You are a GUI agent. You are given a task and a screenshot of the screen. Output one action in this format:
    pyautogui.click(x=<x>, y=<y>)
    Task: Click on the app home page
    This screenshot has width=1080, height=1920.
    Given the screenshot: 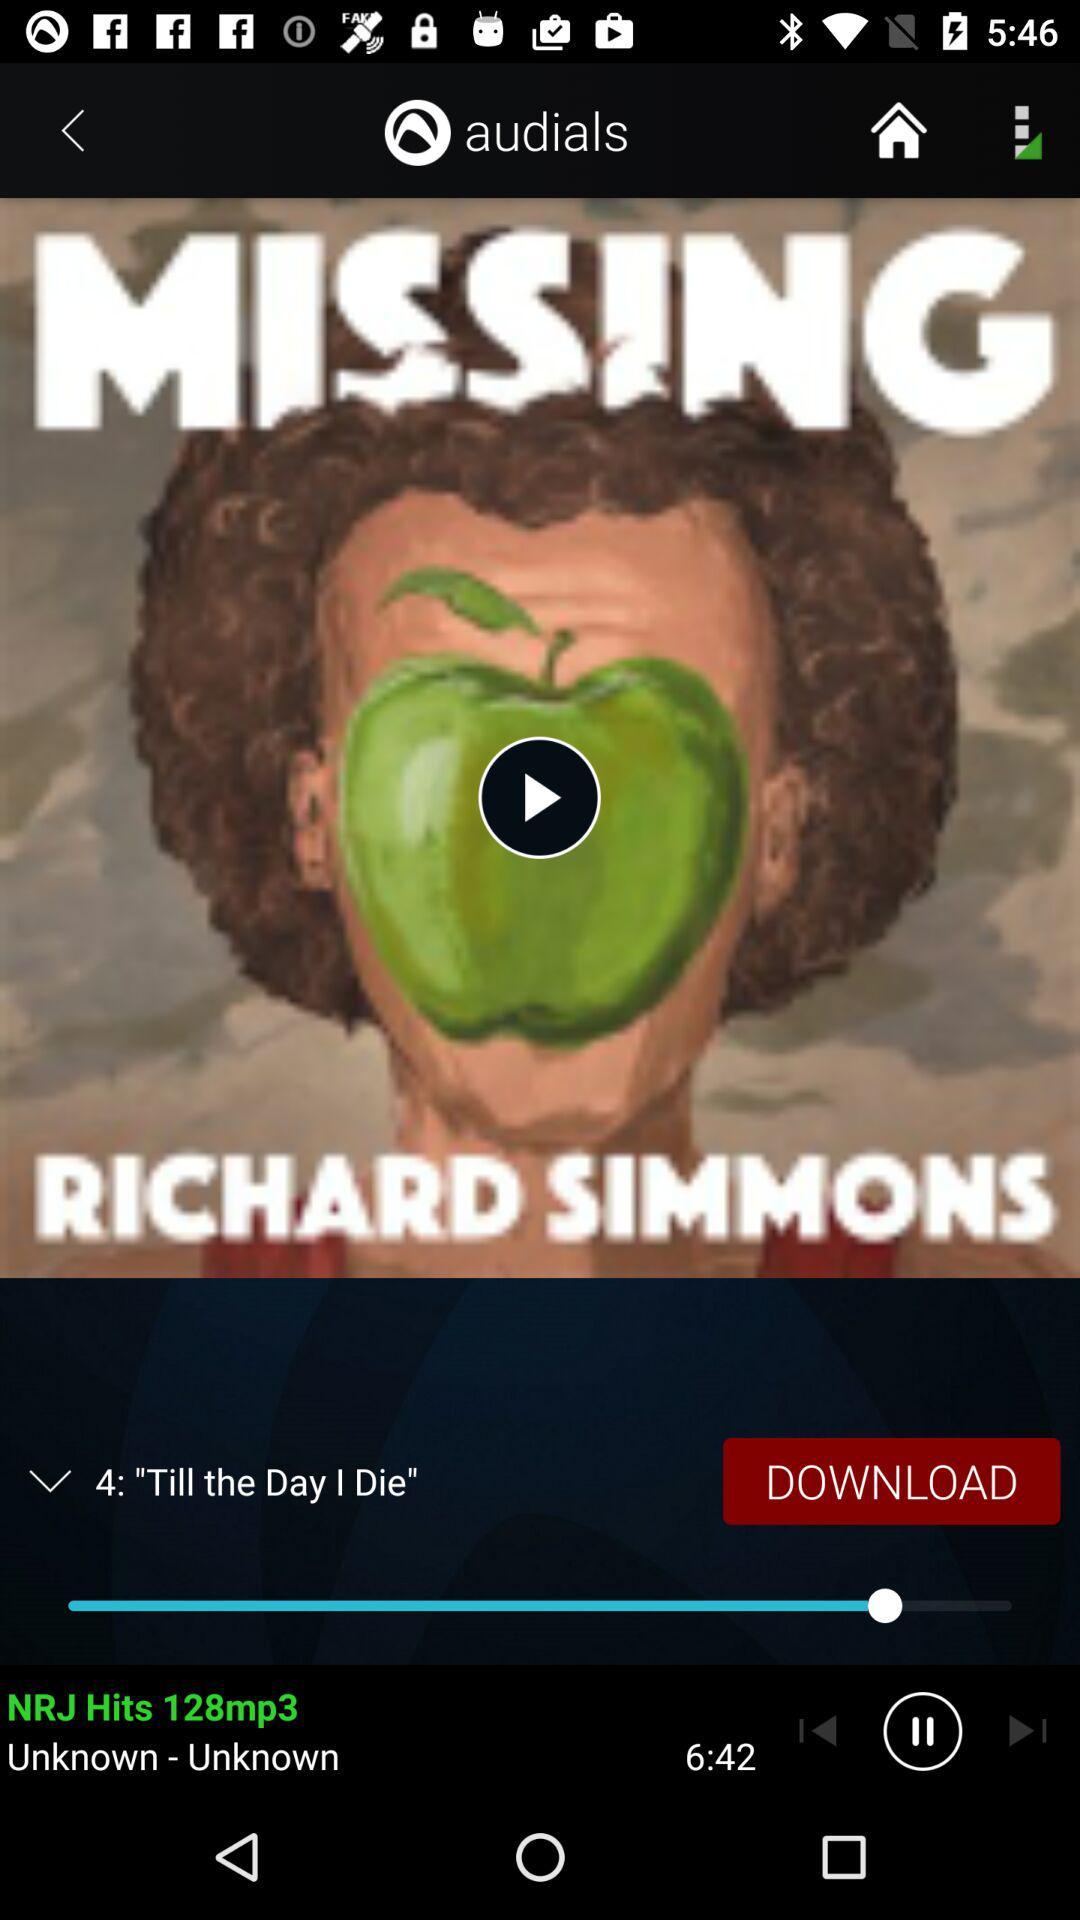 What is the action you would take?
    pyautogui.click(x=897, y=129)
    